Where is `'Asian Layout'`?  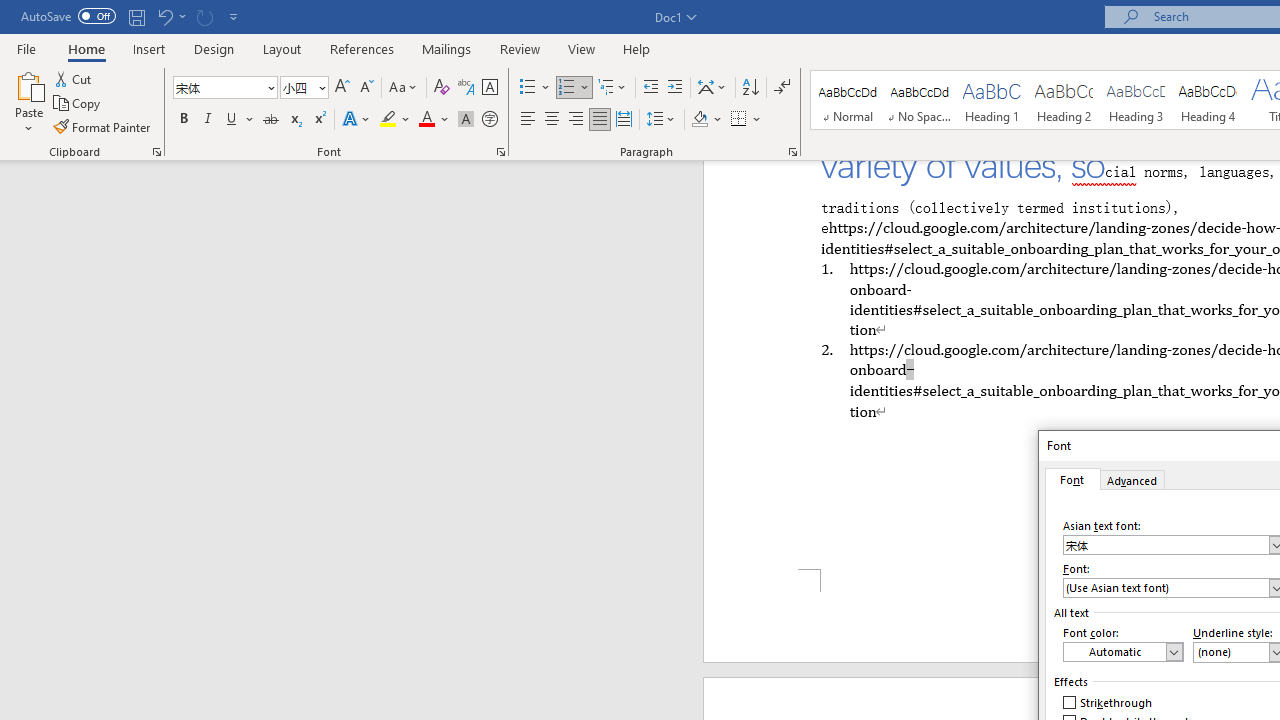 'Asian Layout' is located at coordinates (712, 86).